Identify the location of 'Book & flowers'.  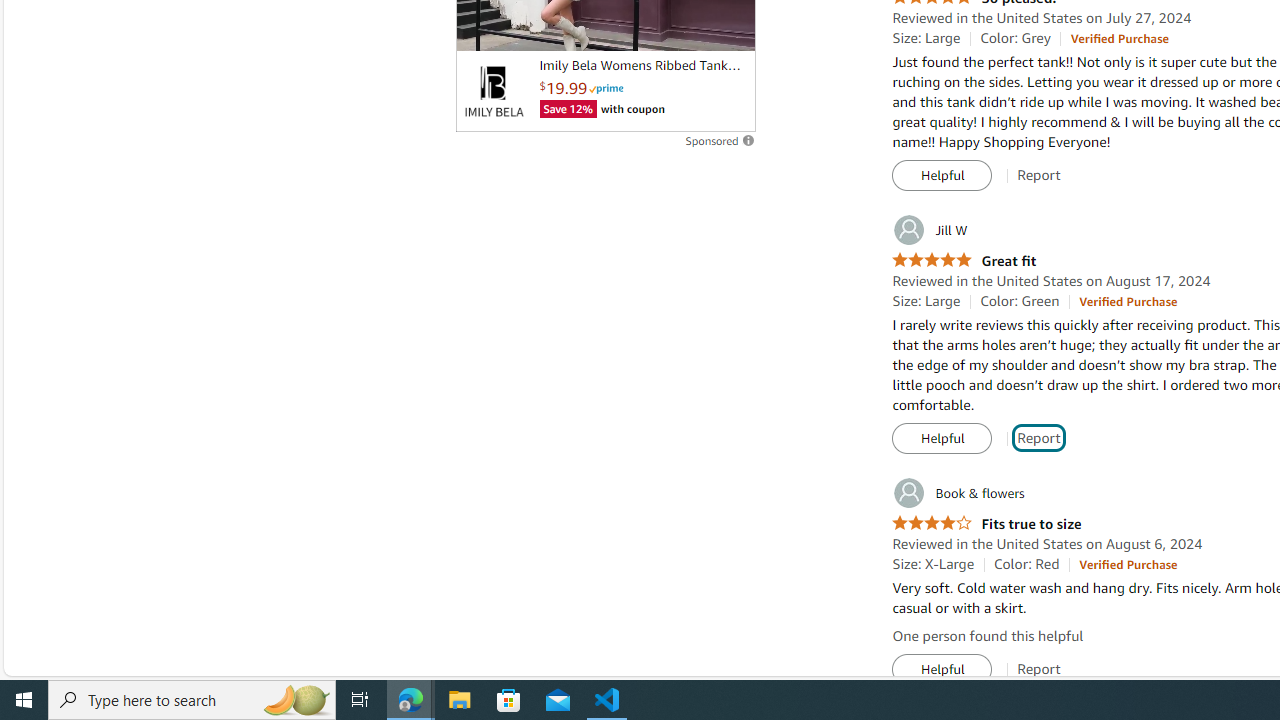
(957, 493).